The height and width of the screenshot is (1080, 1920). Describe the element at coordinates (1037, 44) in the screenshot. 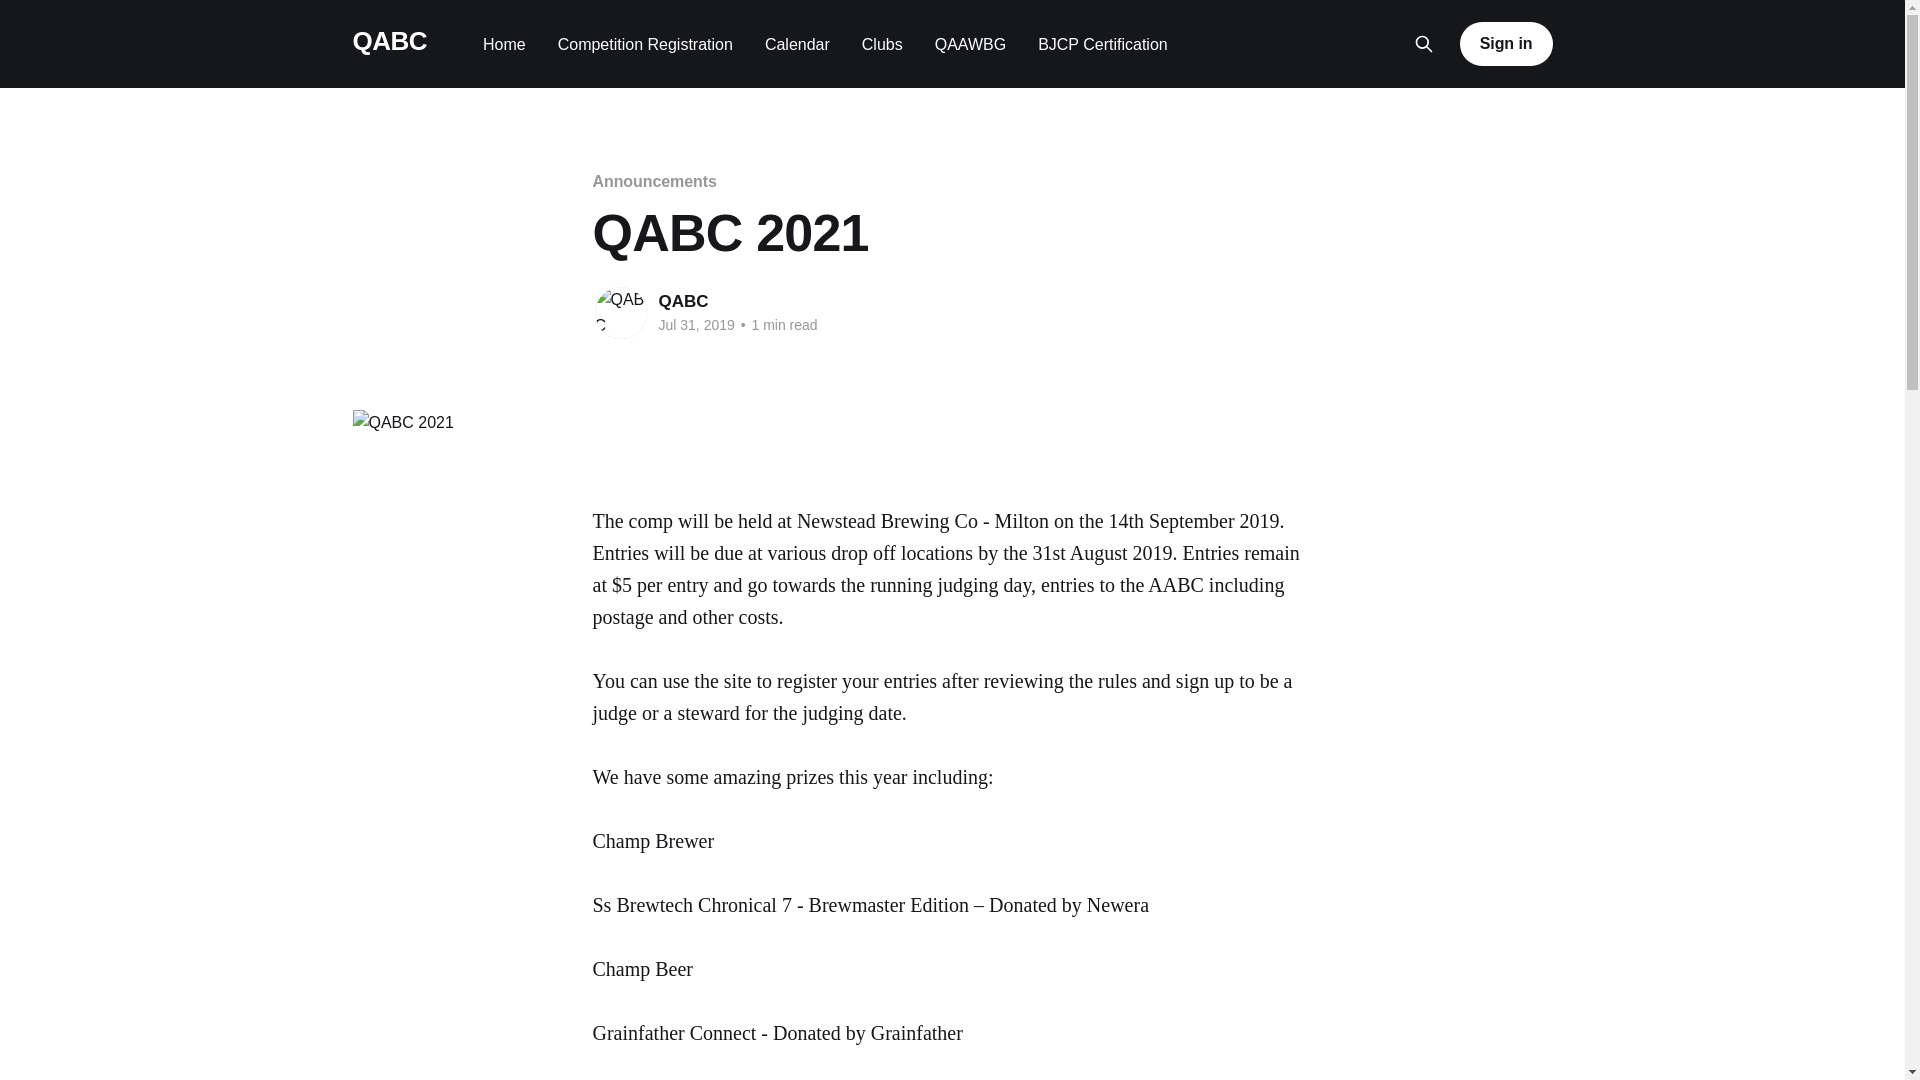

I see `'BJCP Certification'` at that location.